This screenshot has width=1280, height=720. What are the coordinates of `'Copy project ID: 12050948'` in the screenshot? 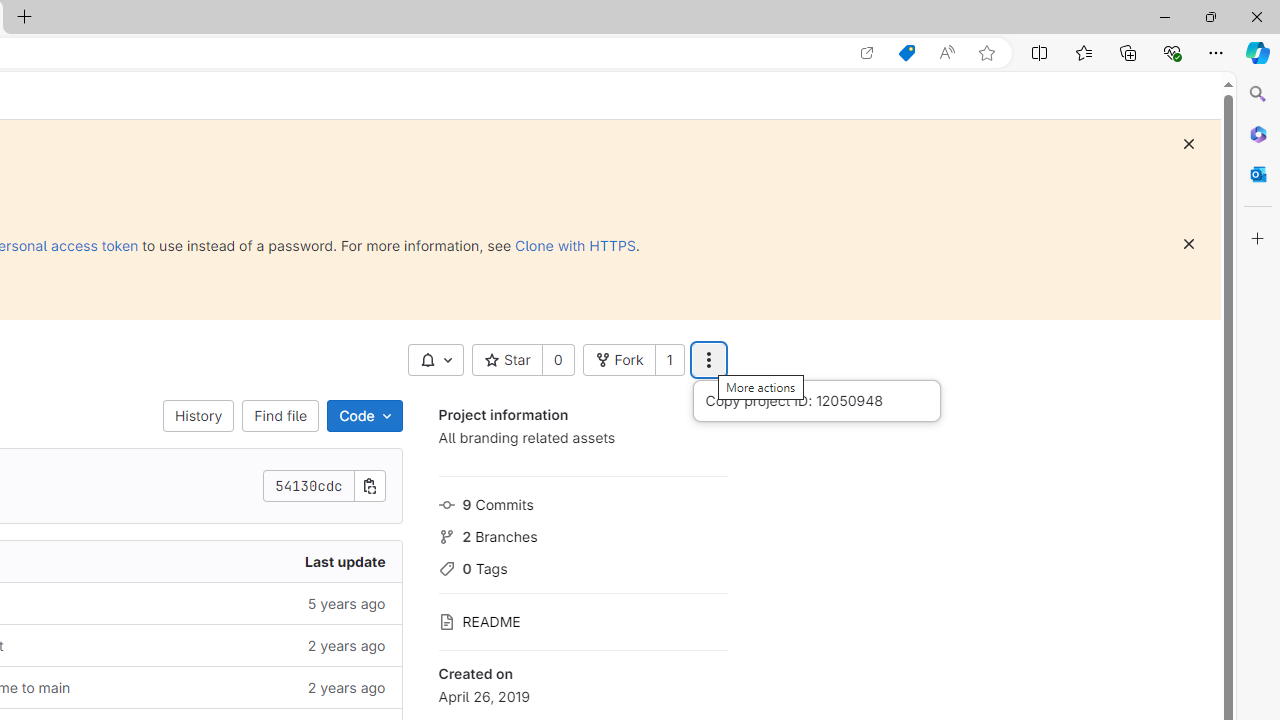 It's located at (816, 401).